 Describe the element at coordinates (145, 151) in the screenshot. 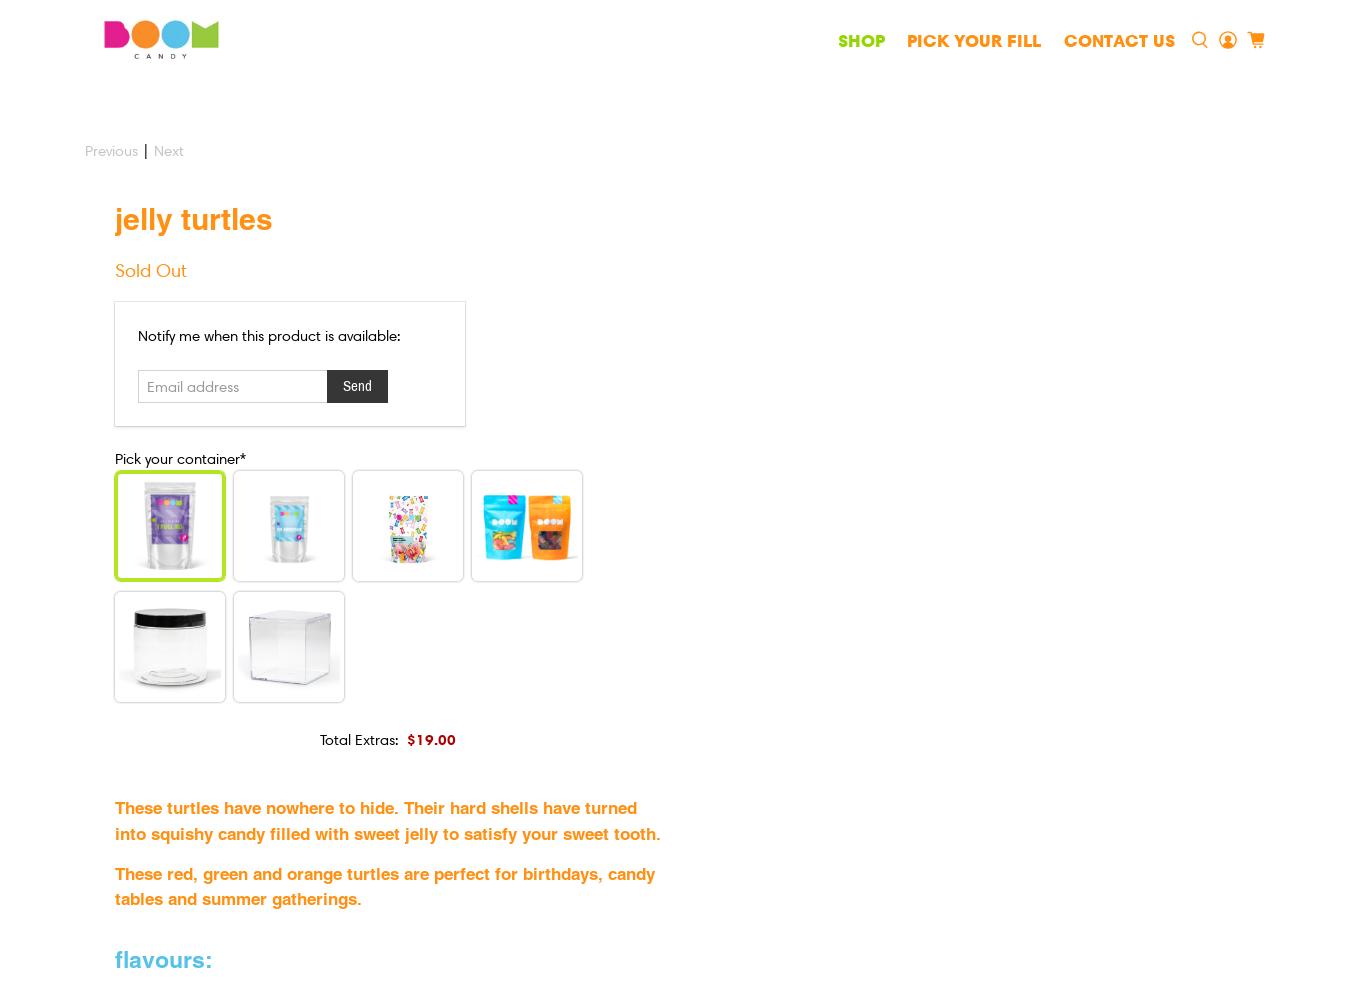

I see `'|'` at that location.